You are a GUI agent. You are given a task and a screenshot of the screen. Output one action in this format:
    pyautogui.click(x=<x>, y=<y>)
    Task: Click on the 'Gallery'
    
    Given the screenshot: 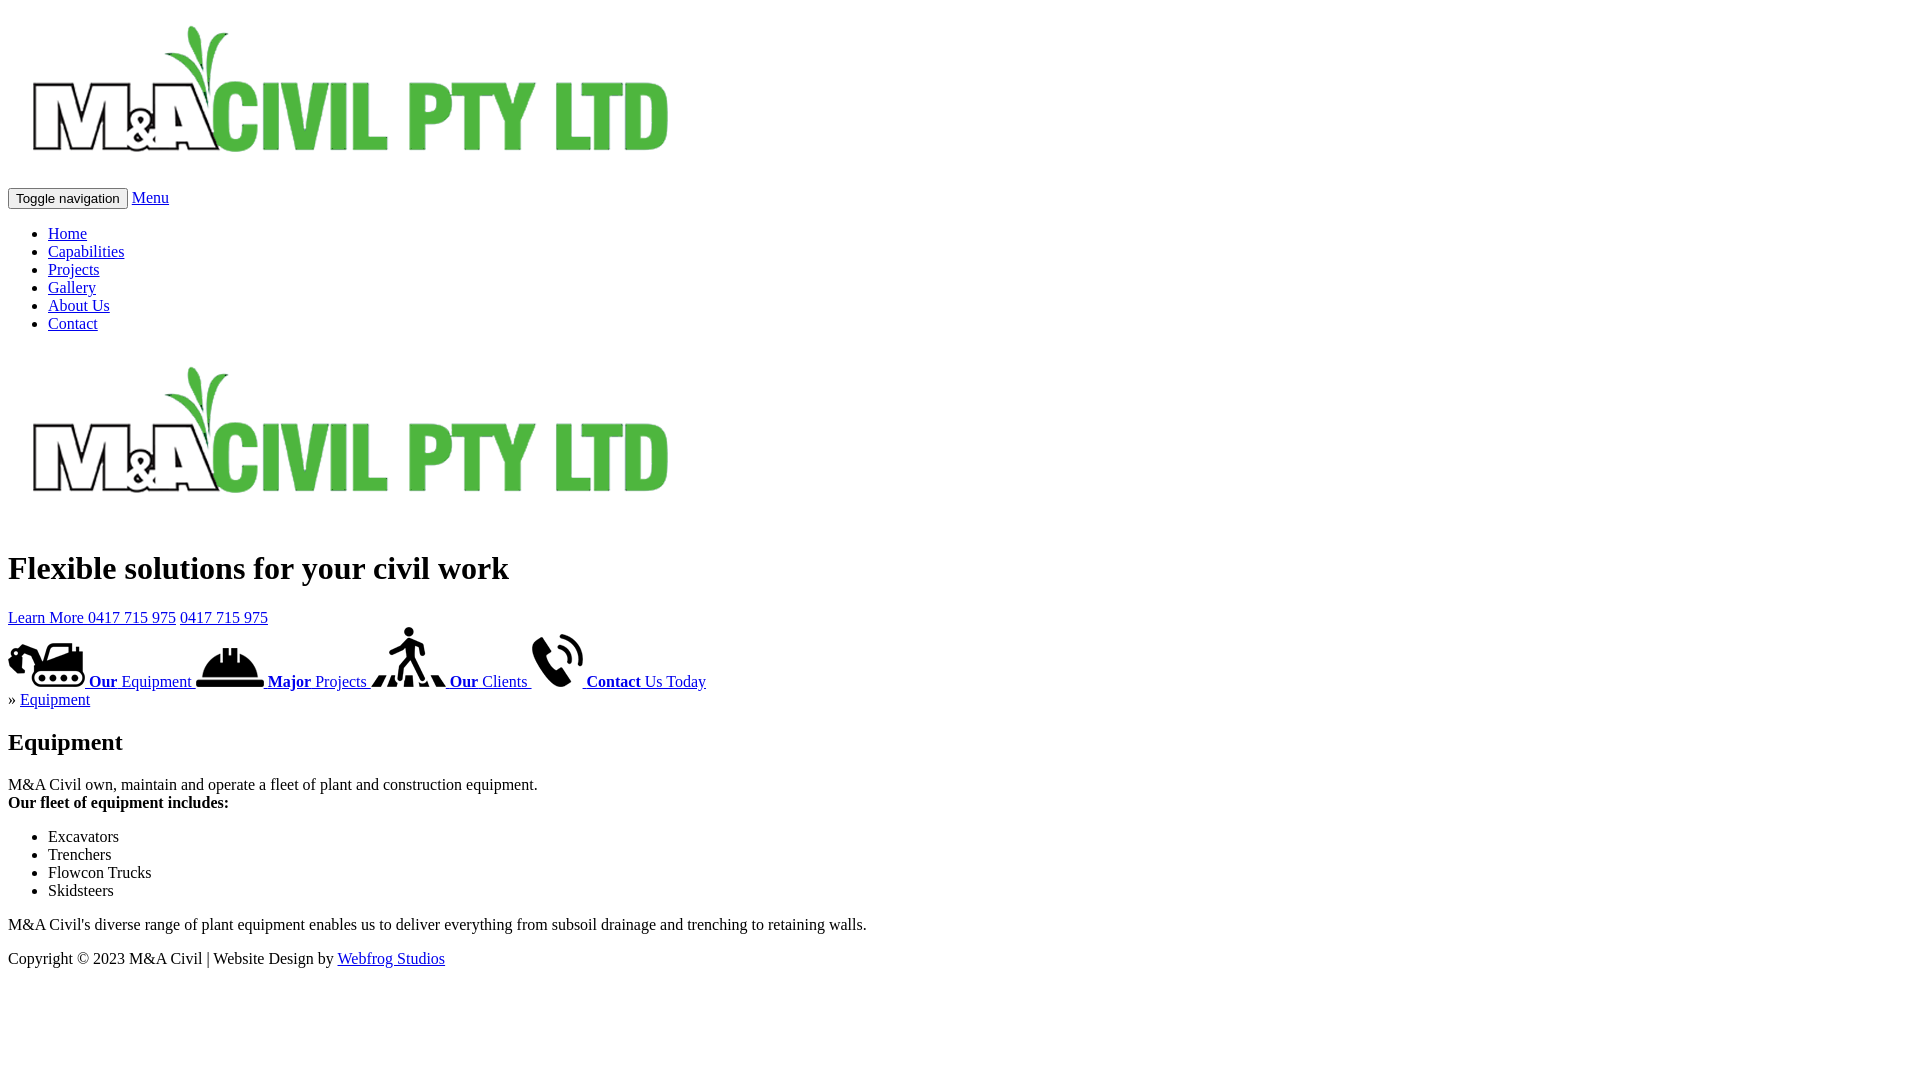 What is the action you would take?
    pyautogui.click(x=72, y=287)
    